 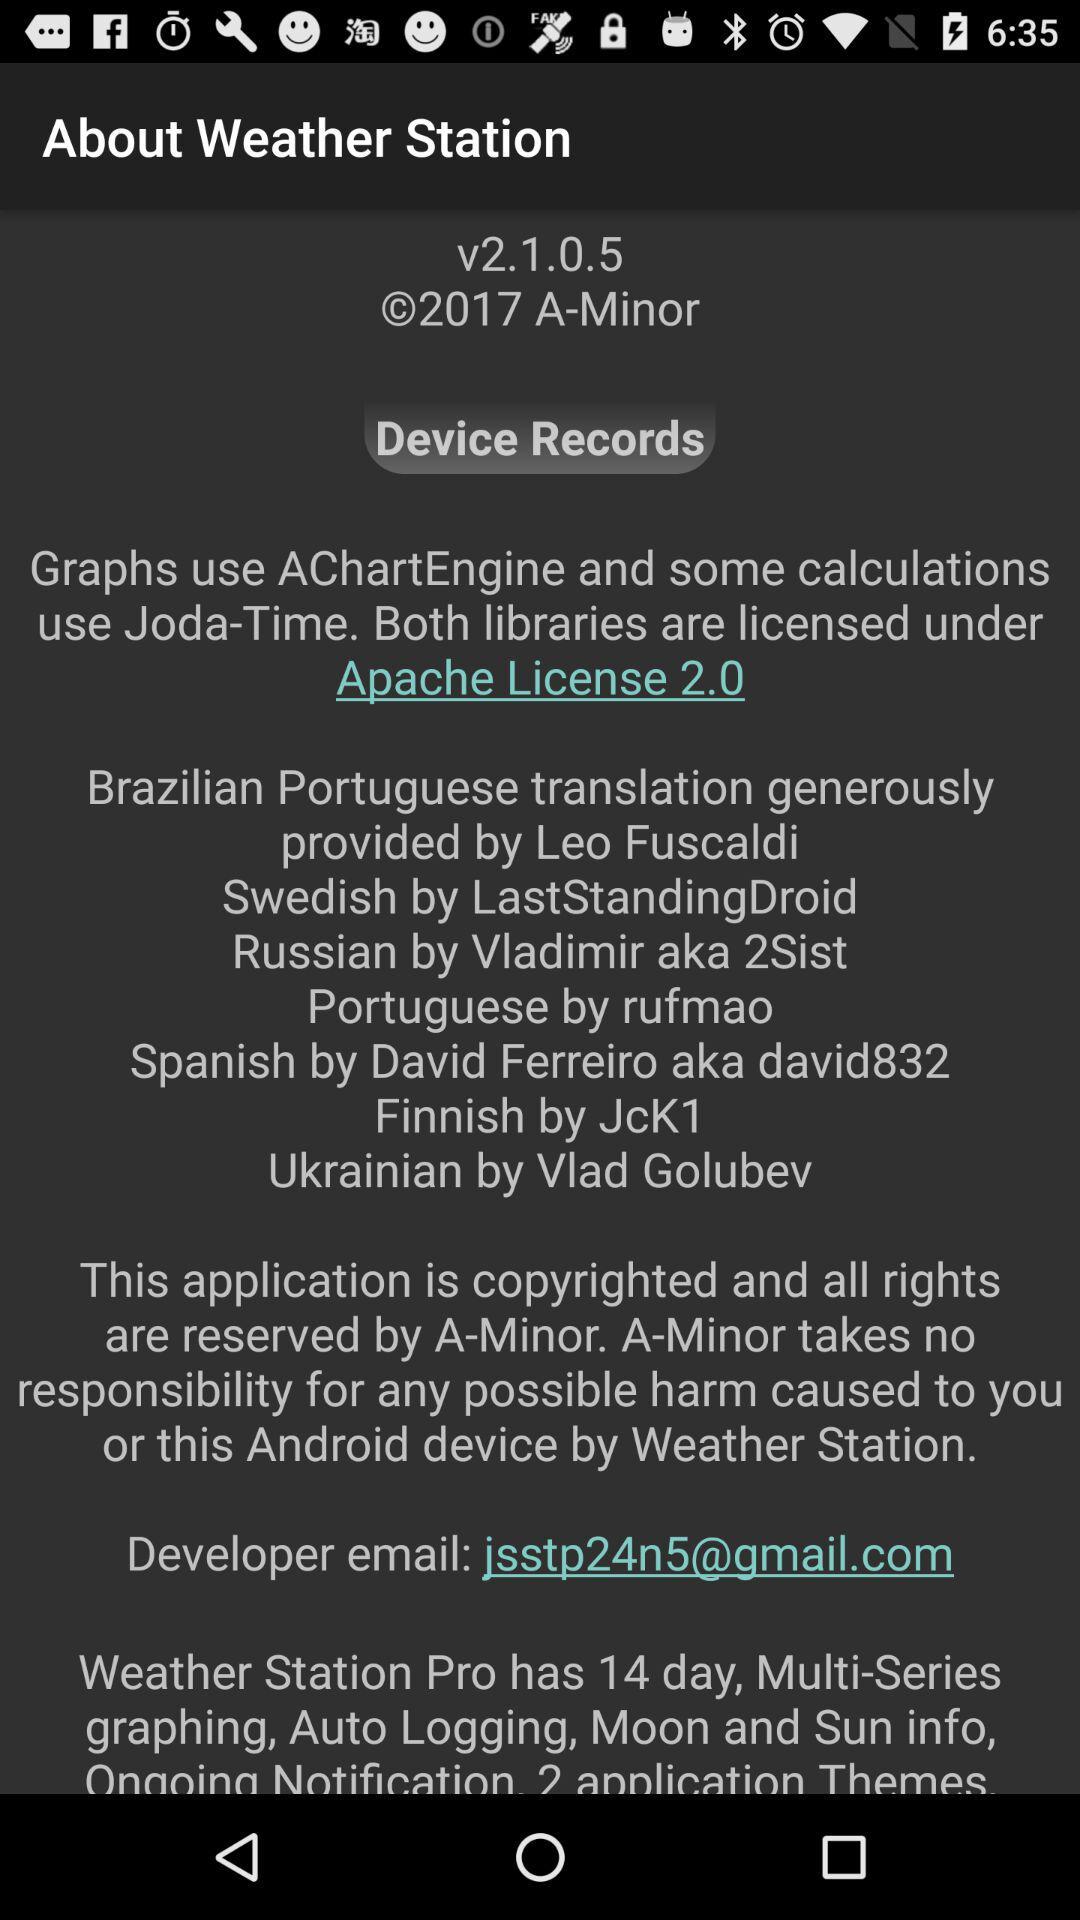 I want to click on the icon above the weather station pro app, so click(x=540, y=1085).